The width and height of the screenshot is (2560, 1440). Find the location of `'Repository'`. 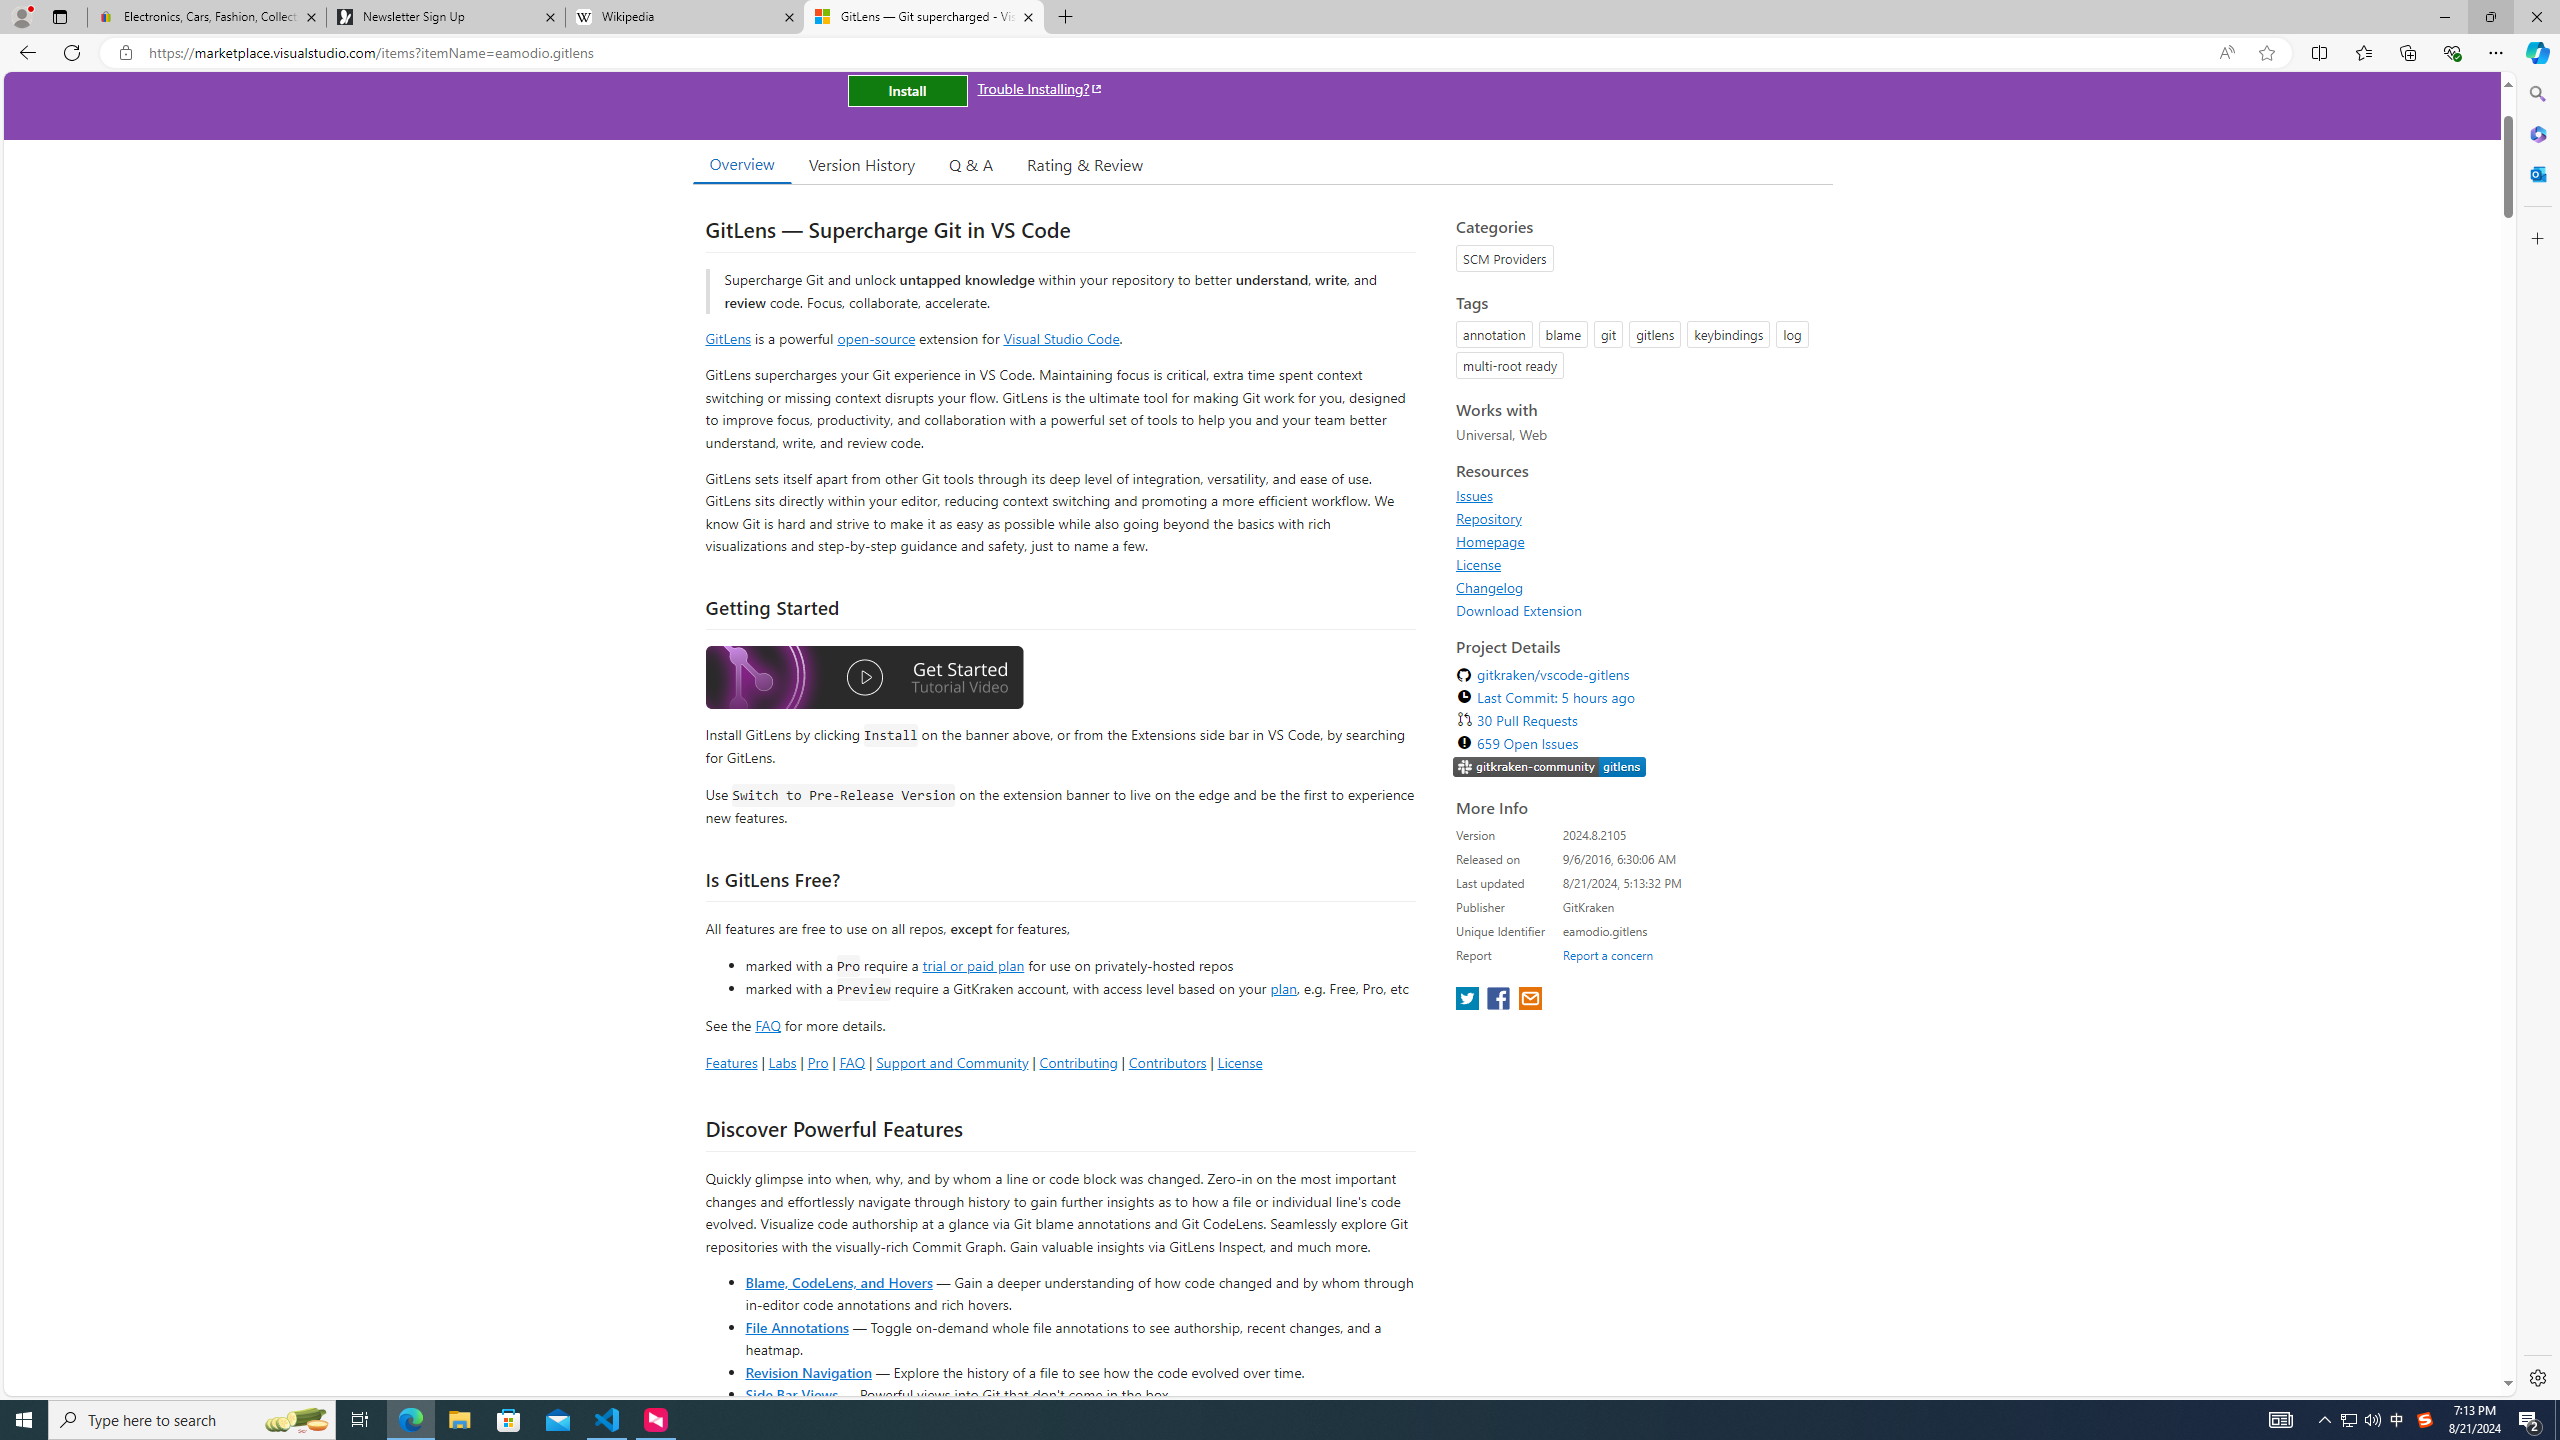

'Repository' is located at coordinates (1488, 517).